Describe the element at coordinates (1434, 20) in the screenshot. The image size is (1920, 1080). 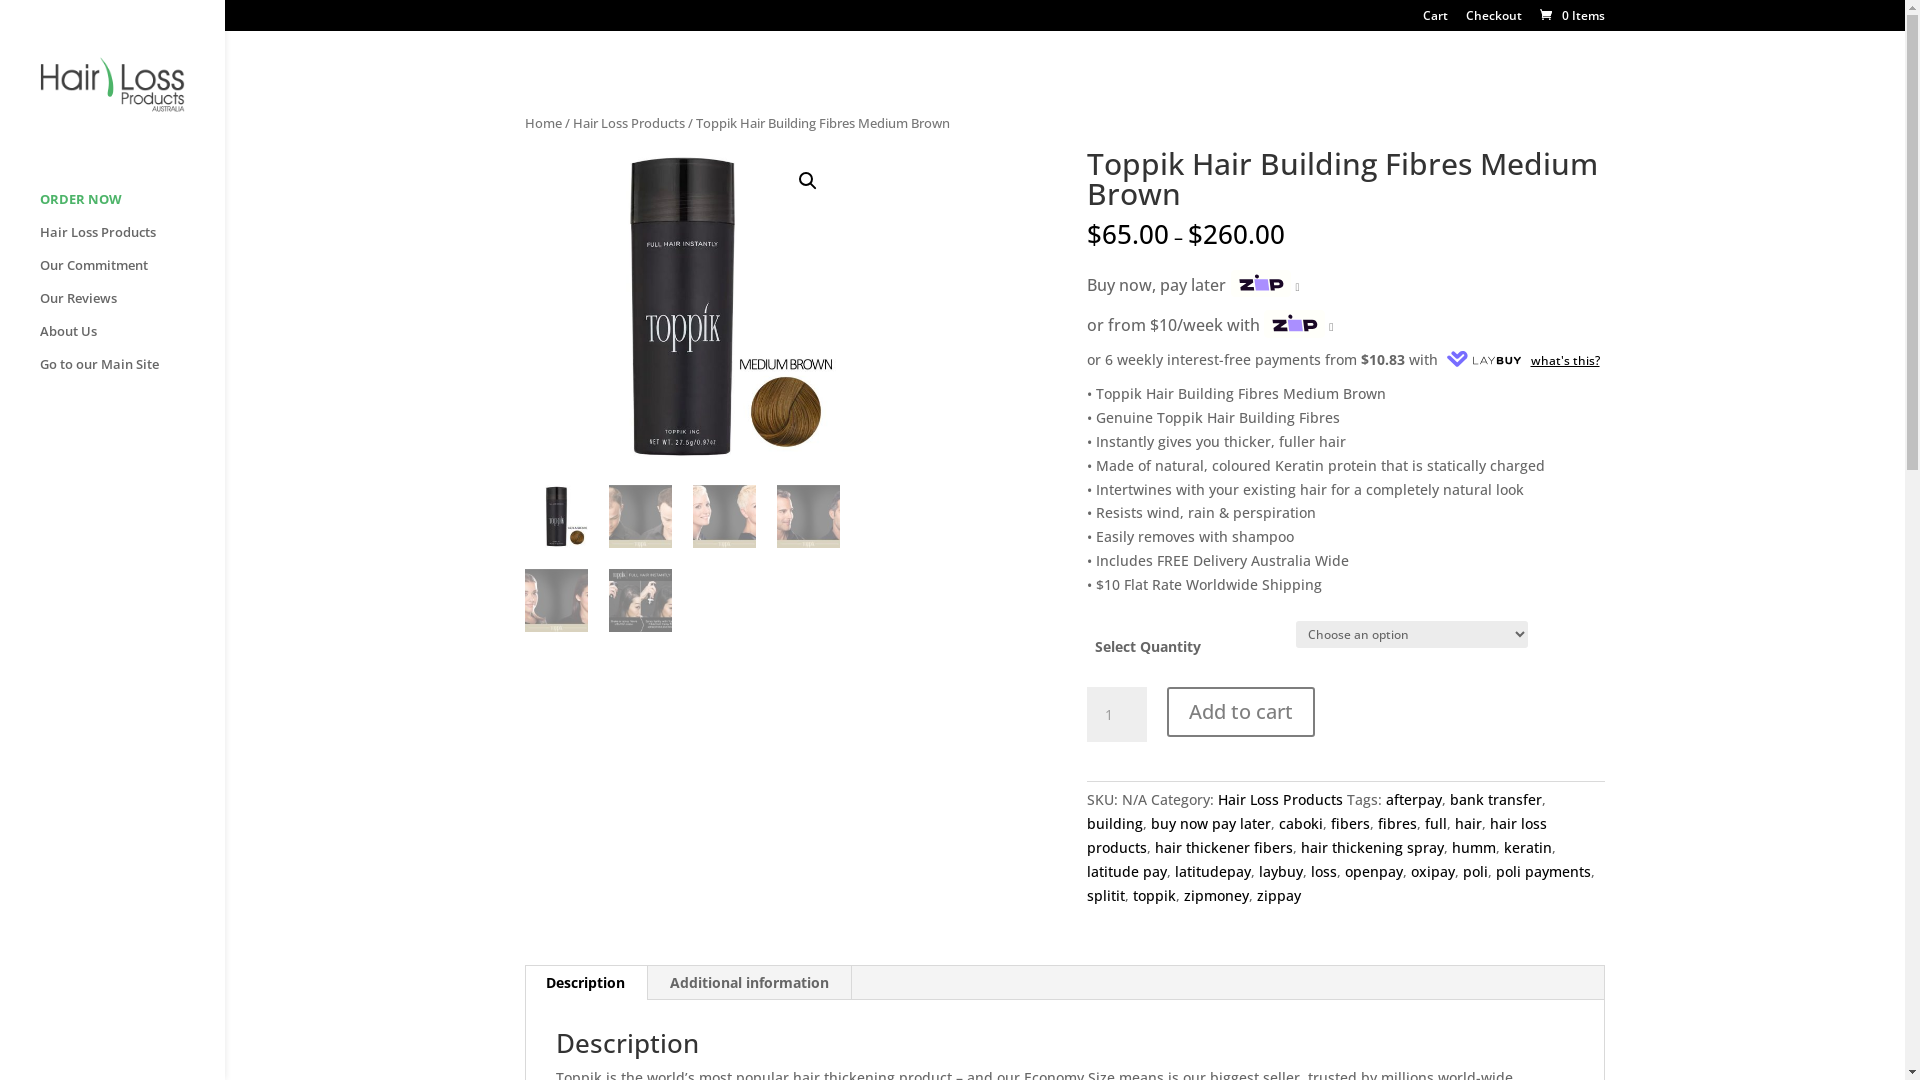
I see `'Cart'` at that location.